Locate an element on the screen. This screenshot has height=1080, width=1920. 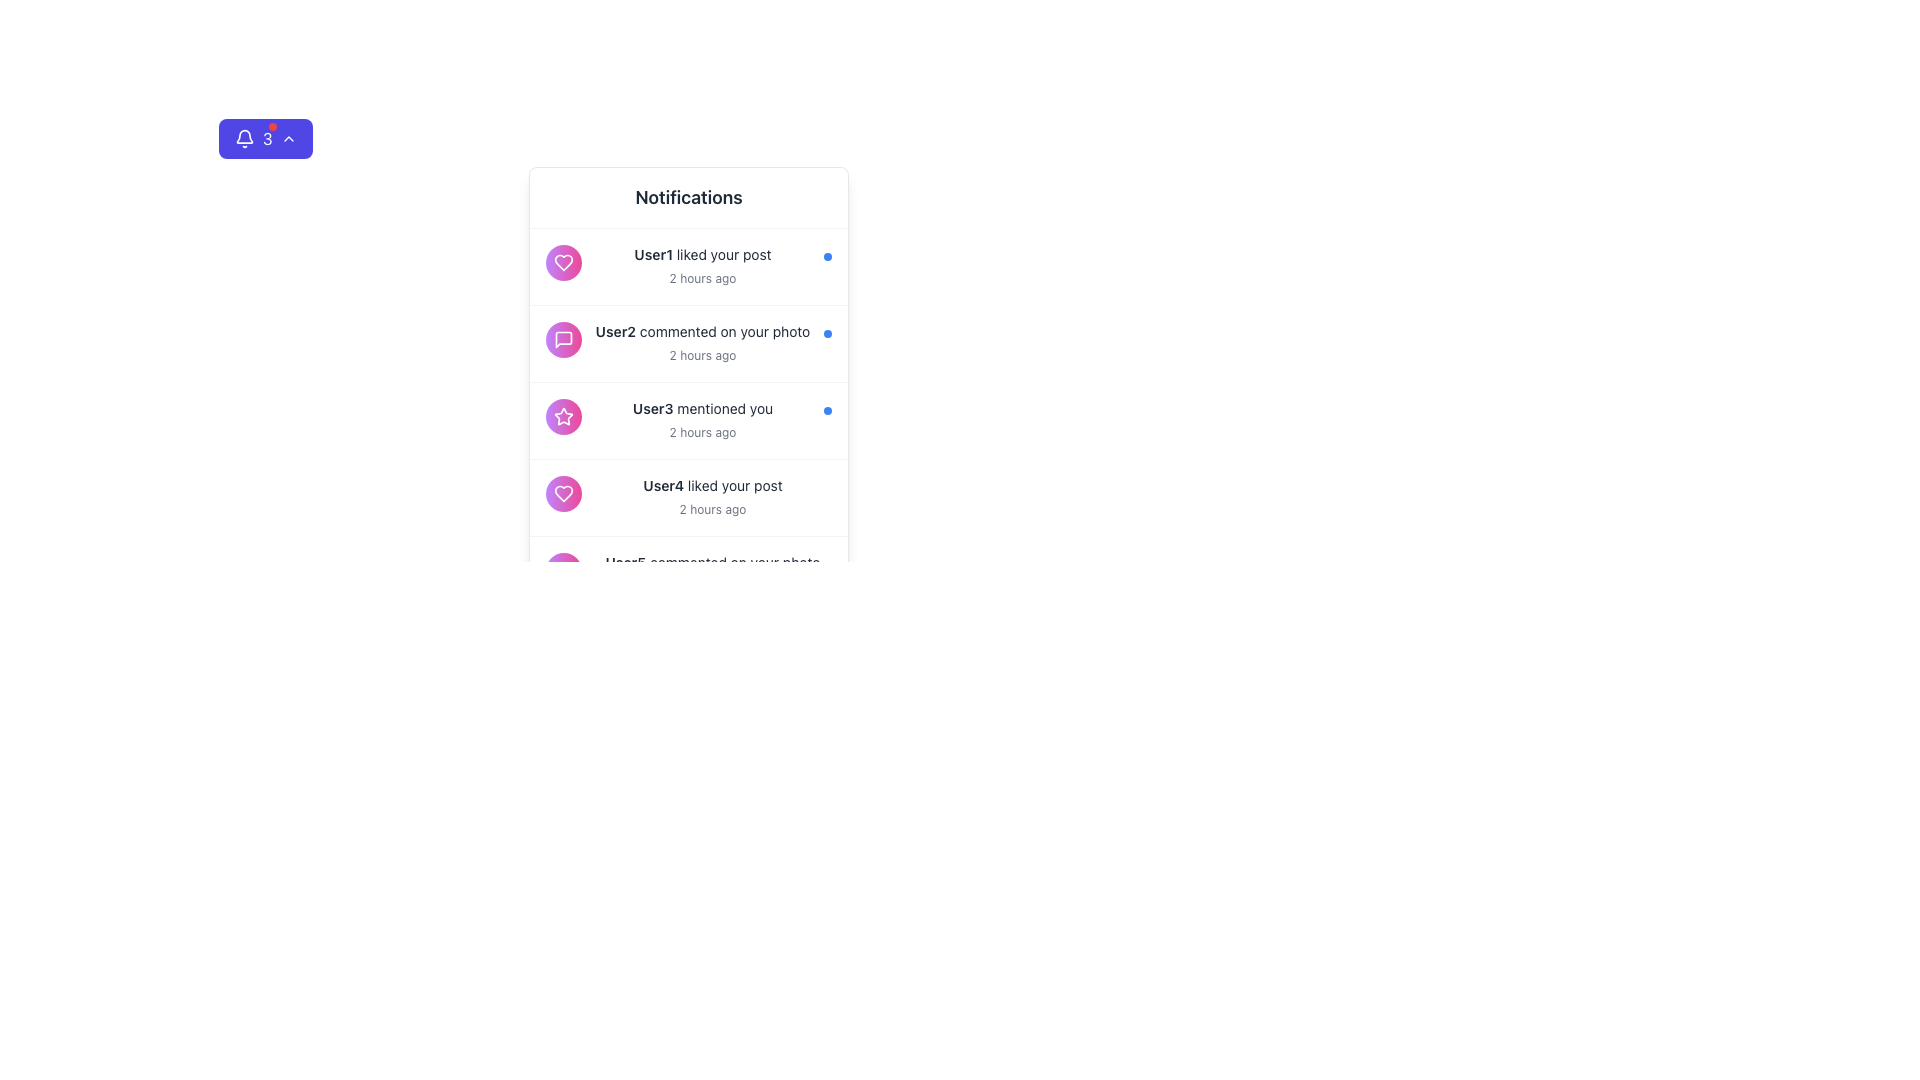
the 'Notifications' title bar, which is a bold text label located at the top of the notifications dropdown panel is located at coordinates (689, 198).